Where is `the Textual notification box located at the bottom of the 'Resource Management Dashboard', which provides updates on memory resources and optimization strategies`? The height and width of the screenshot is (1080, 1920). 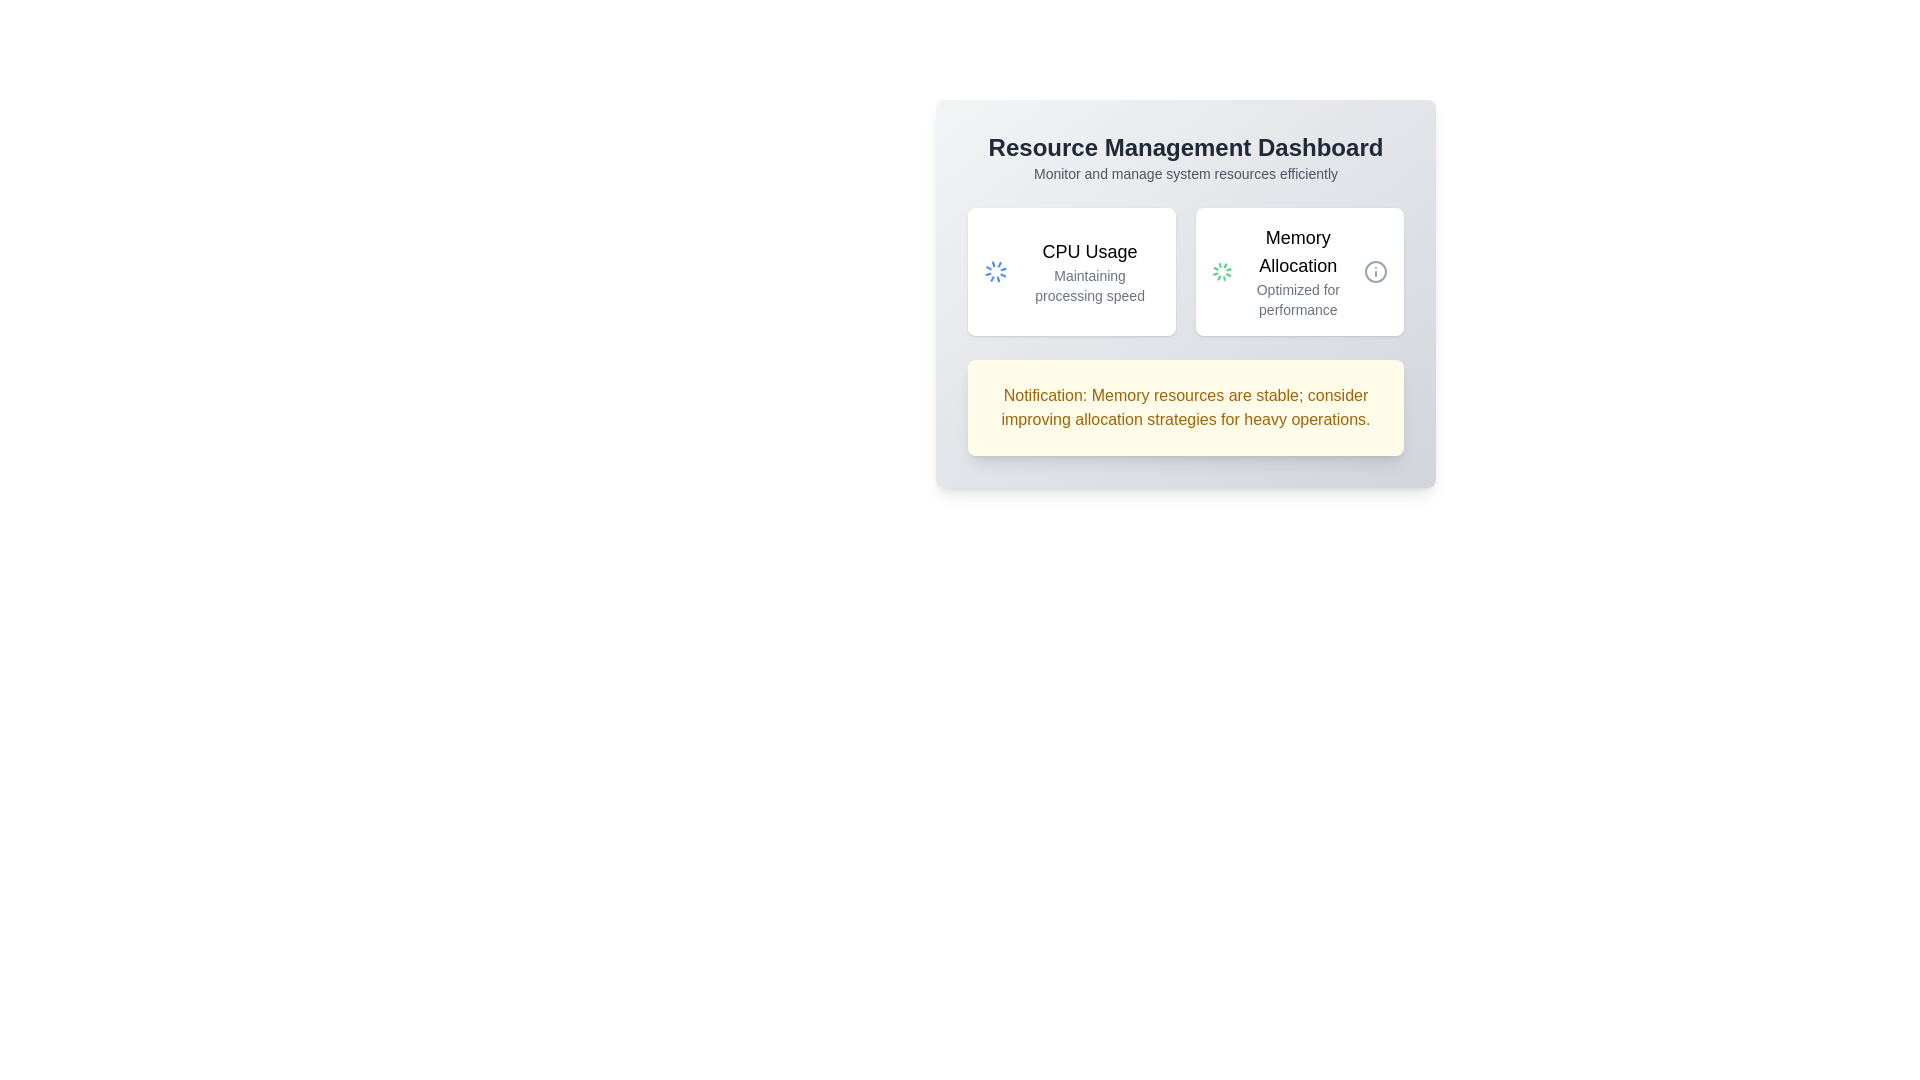 the Textual notification box located at the bottom of the 'Resource Management Dashboard', which provides updates on memory resources and optimization strategies is located at coordinates (1185, 407).